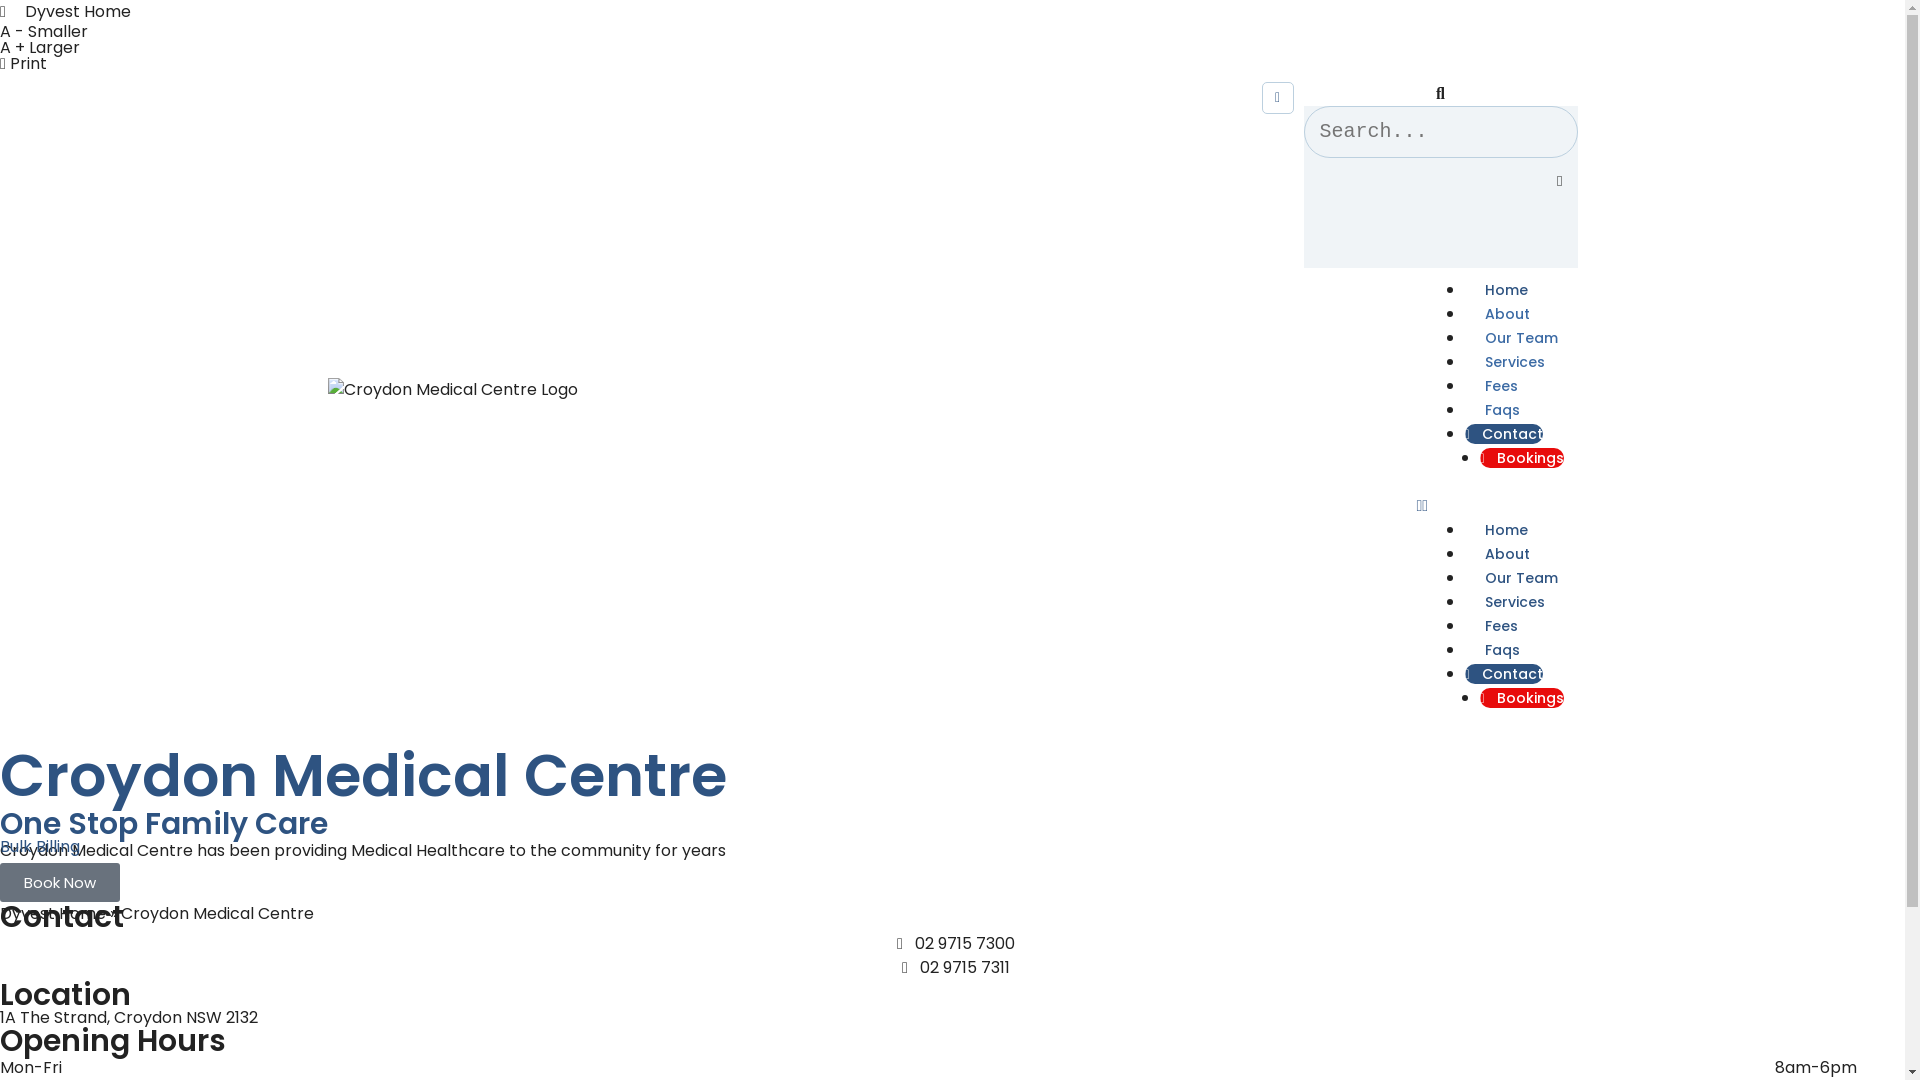  What do you see at coordinates (1502, 433) in the screenshot?
I see `'Contact'` at bounding box center [1502, 433].